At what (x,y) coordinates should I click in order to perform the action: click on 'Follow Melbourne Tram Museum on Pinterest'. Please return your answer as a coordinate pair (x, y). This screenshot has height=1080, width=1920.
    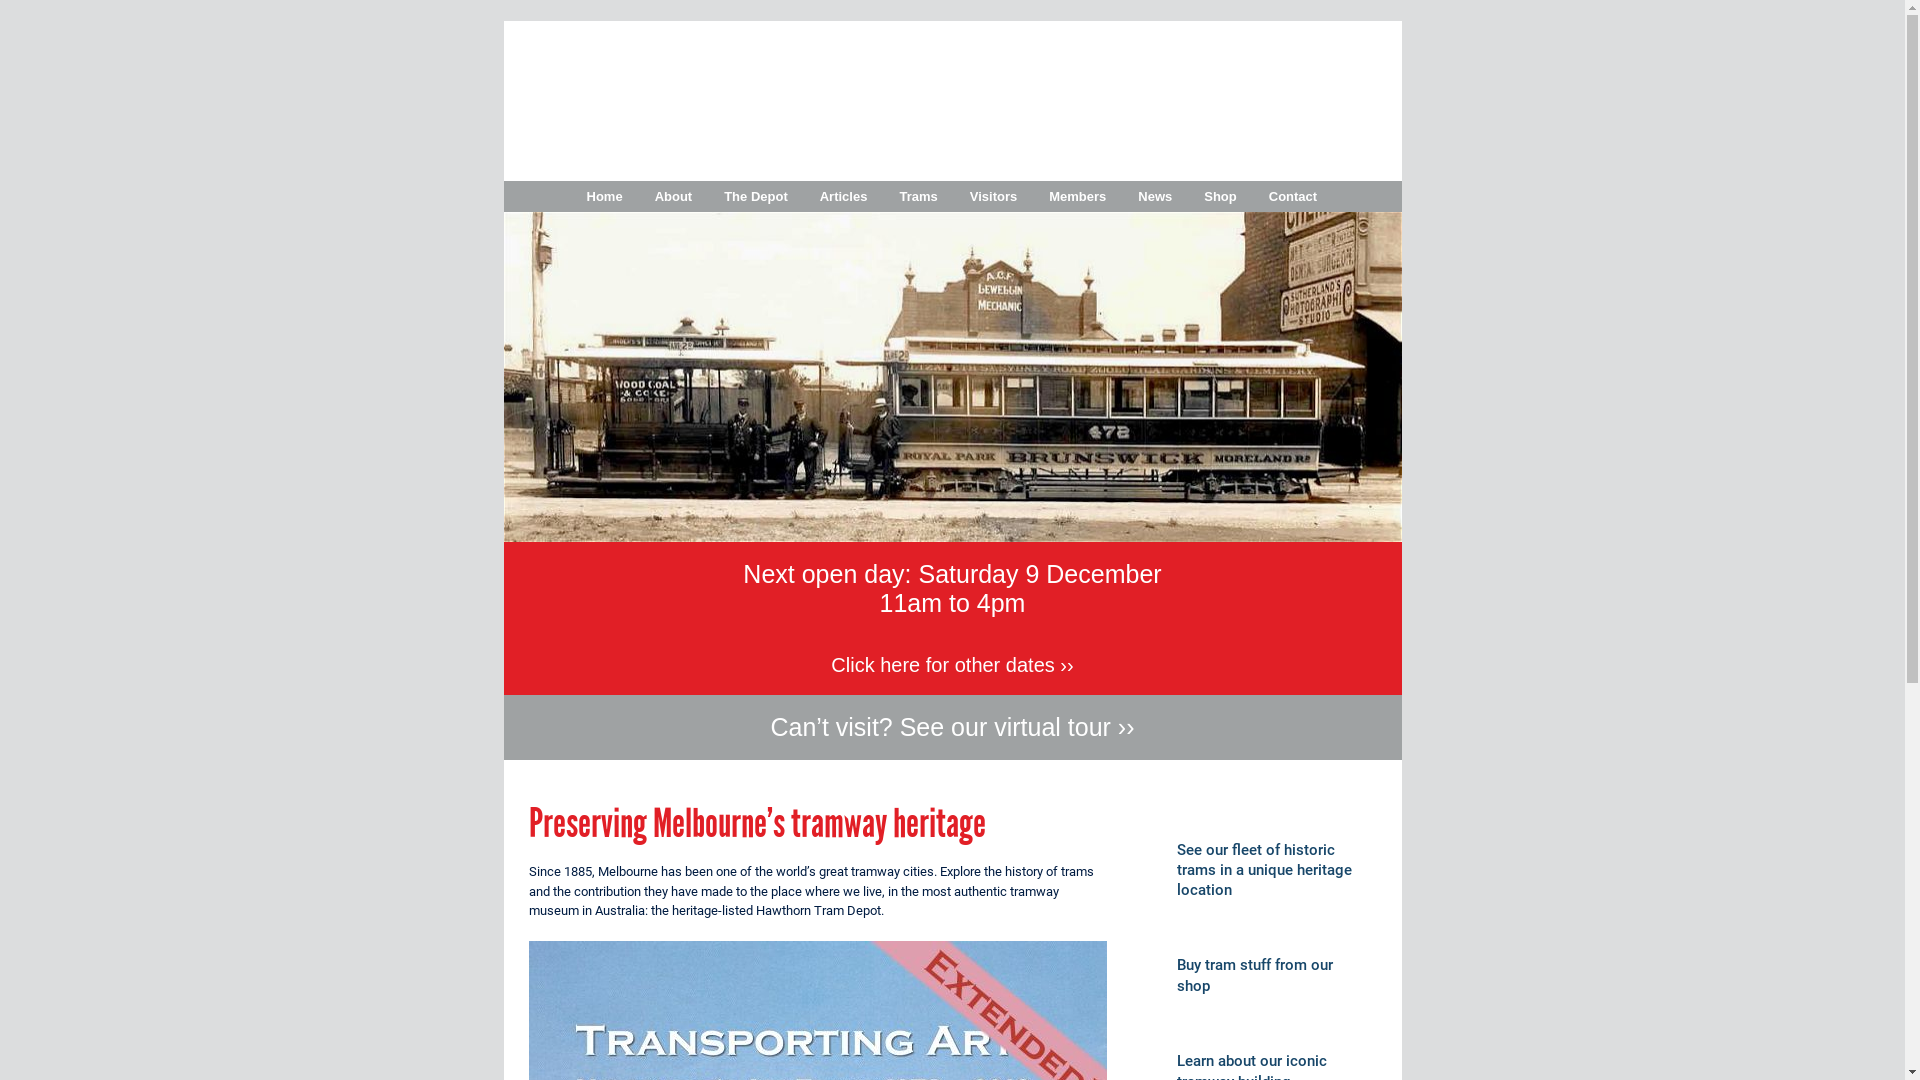
    Looking at the image, I should click on (1890, 218).